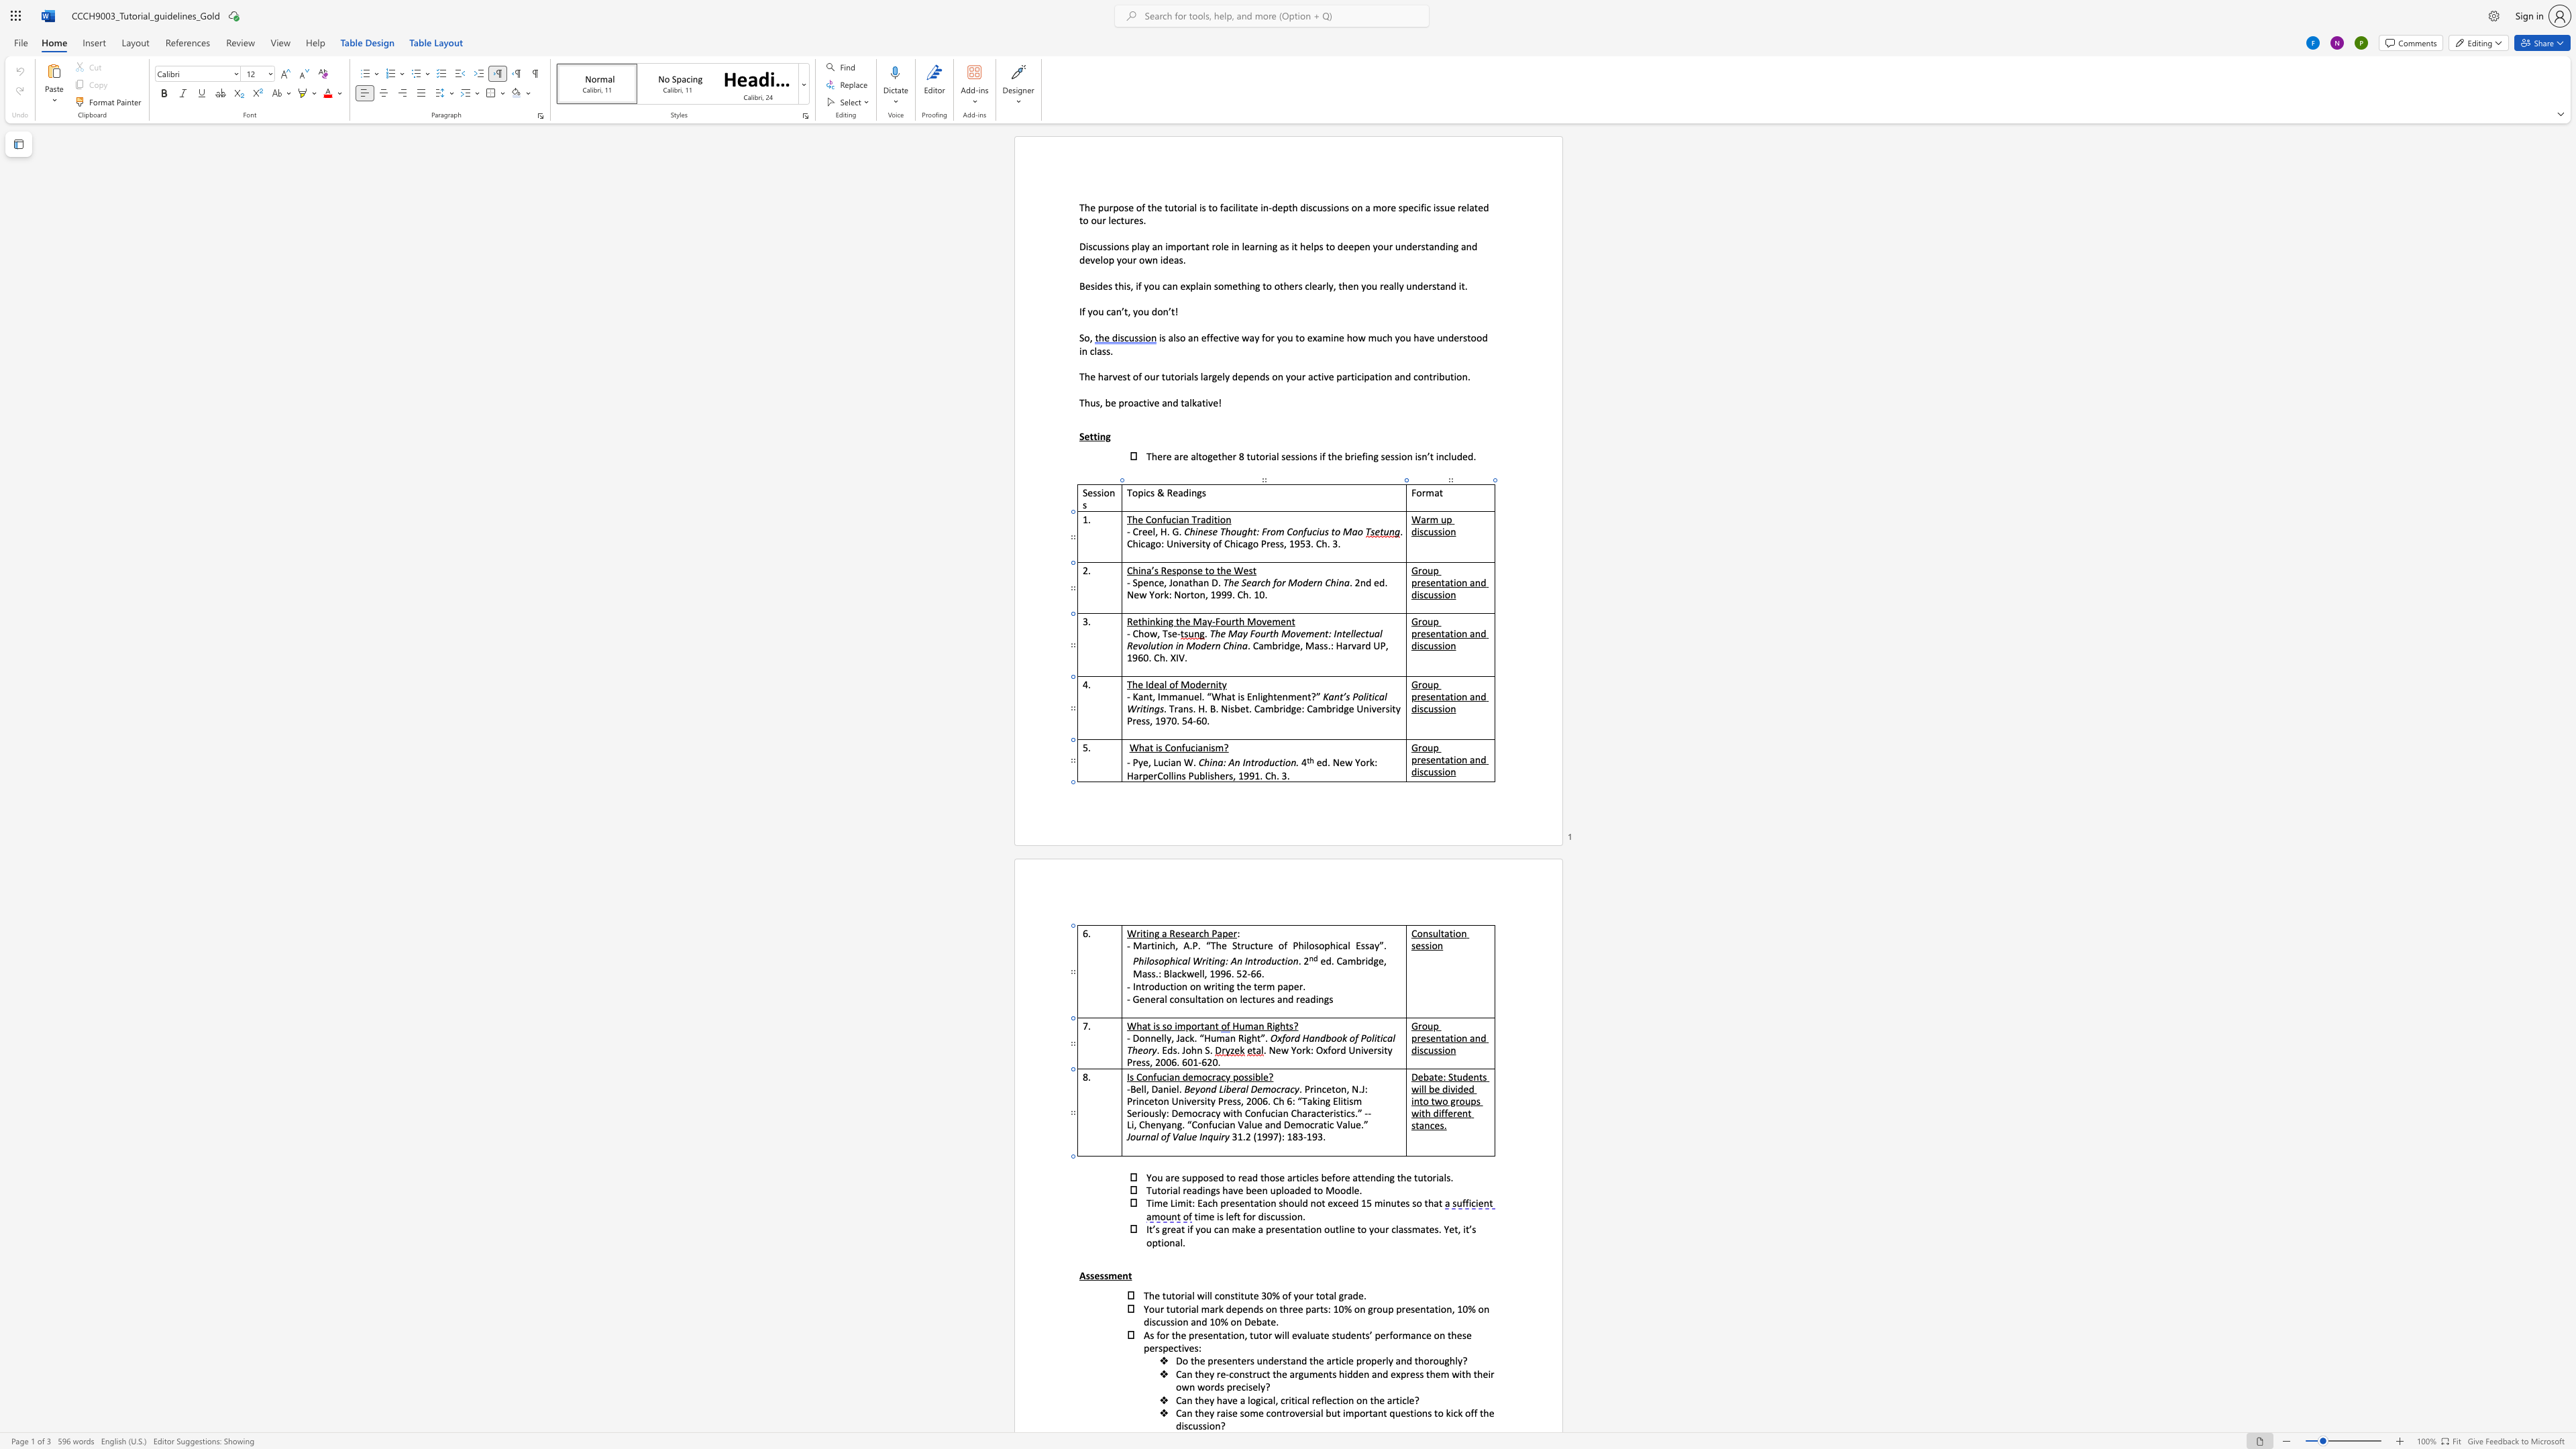 The width and height of the screenshot is (2576, 1449). Describe the element at coordinates (1227, 1136) in the screenshot. I see `the 1th character "y" in the text` at that location.